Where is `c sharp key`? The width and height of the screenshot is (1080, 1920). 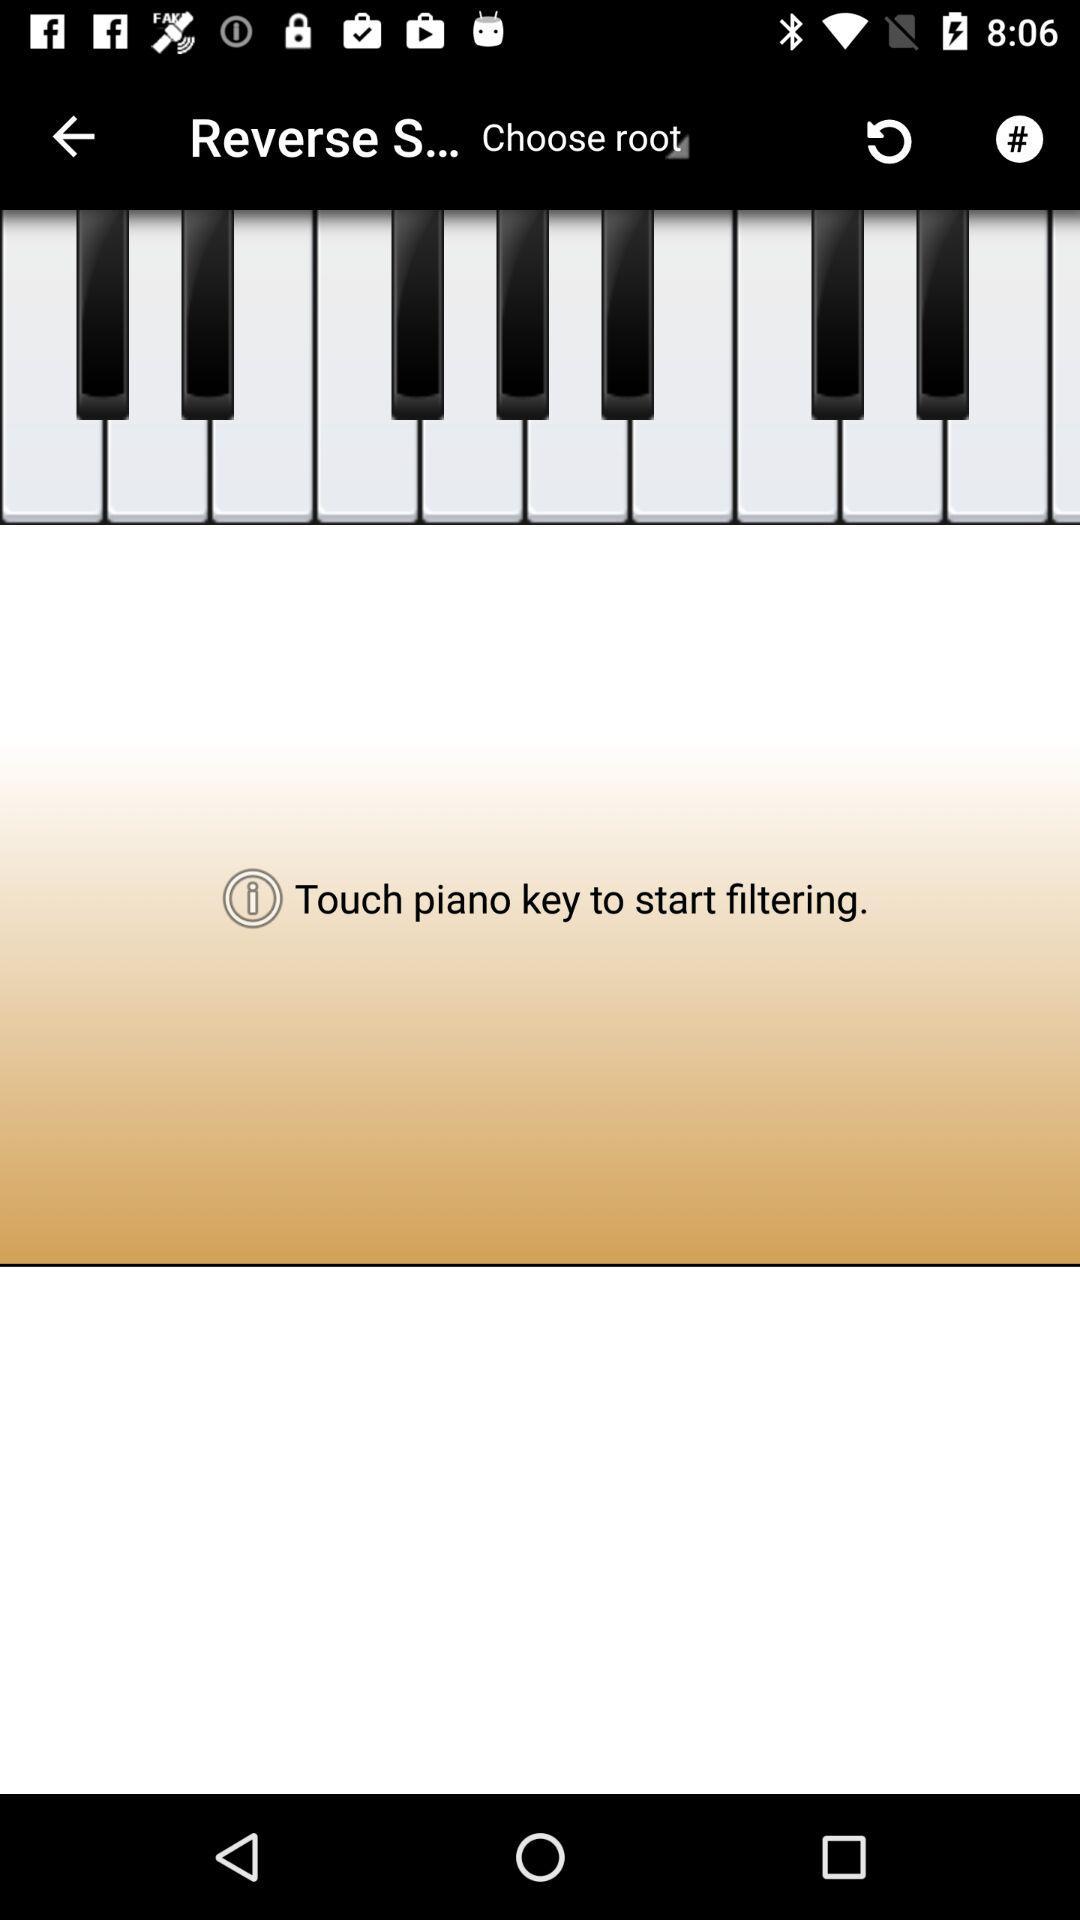 c sharp key is located at coordinates (102, 314).